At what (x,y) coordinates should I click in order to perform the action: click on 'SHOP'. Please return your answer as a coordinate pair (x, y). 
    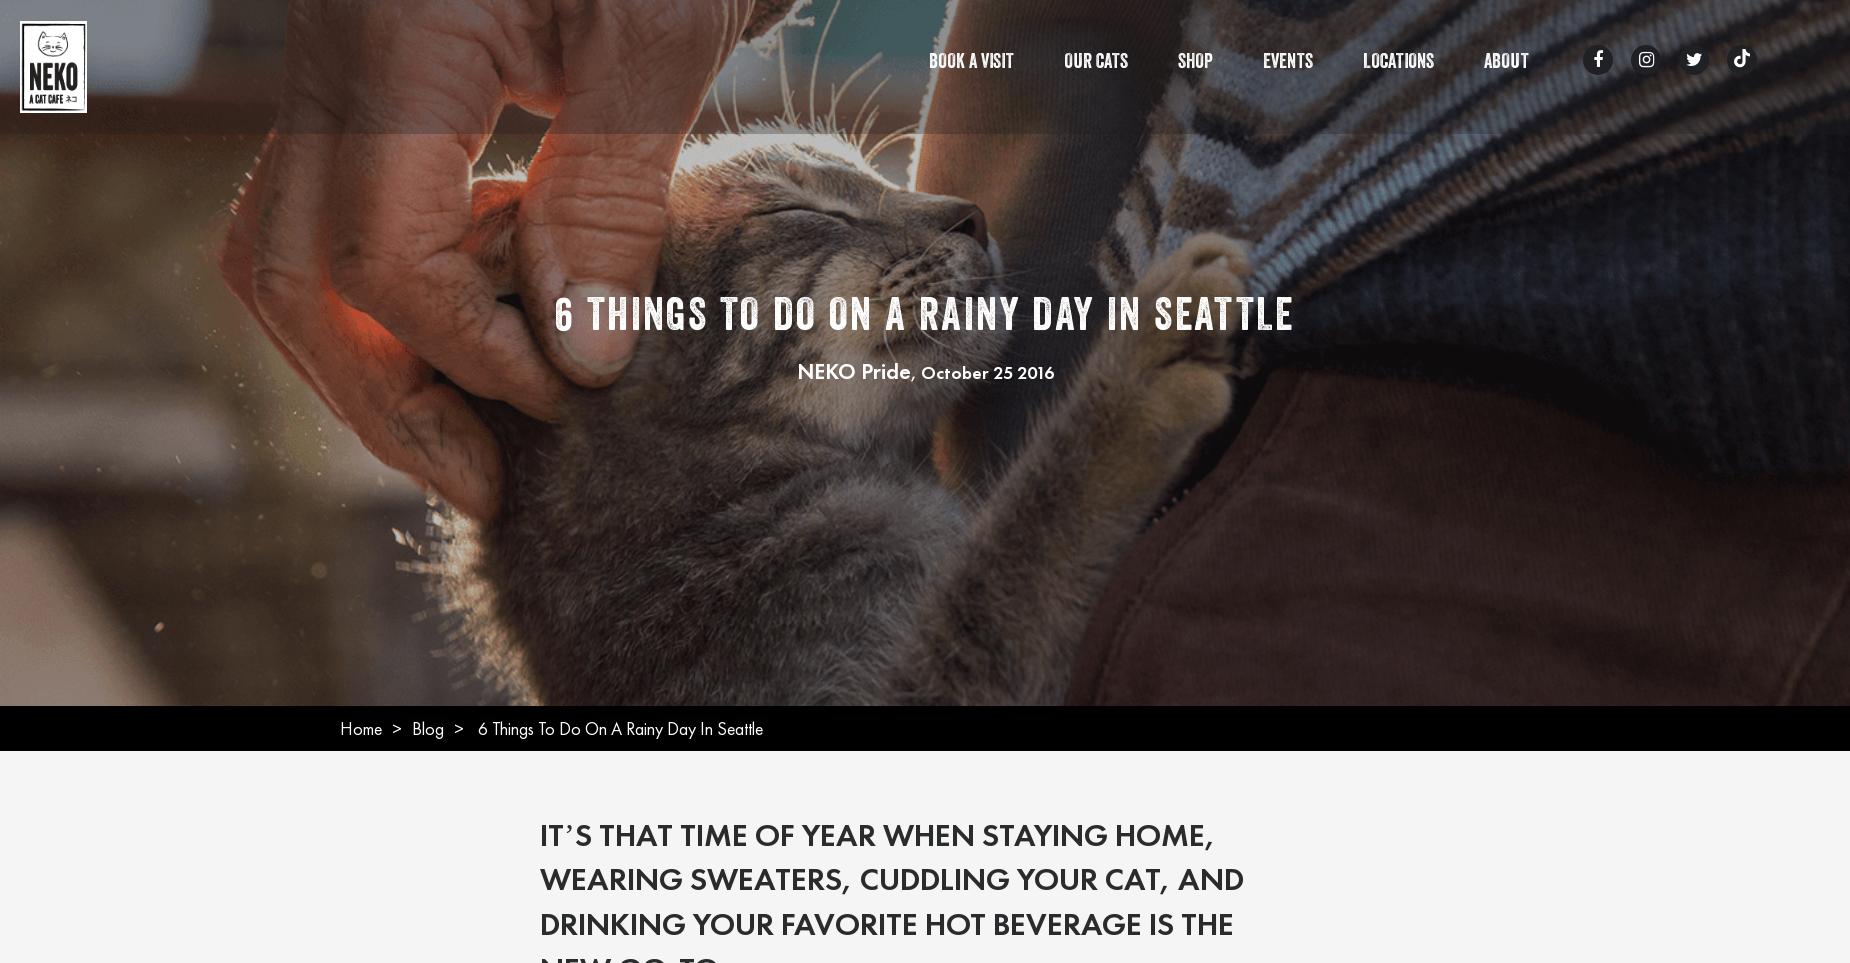
    Looking at the image, I should click on (1194, 64).